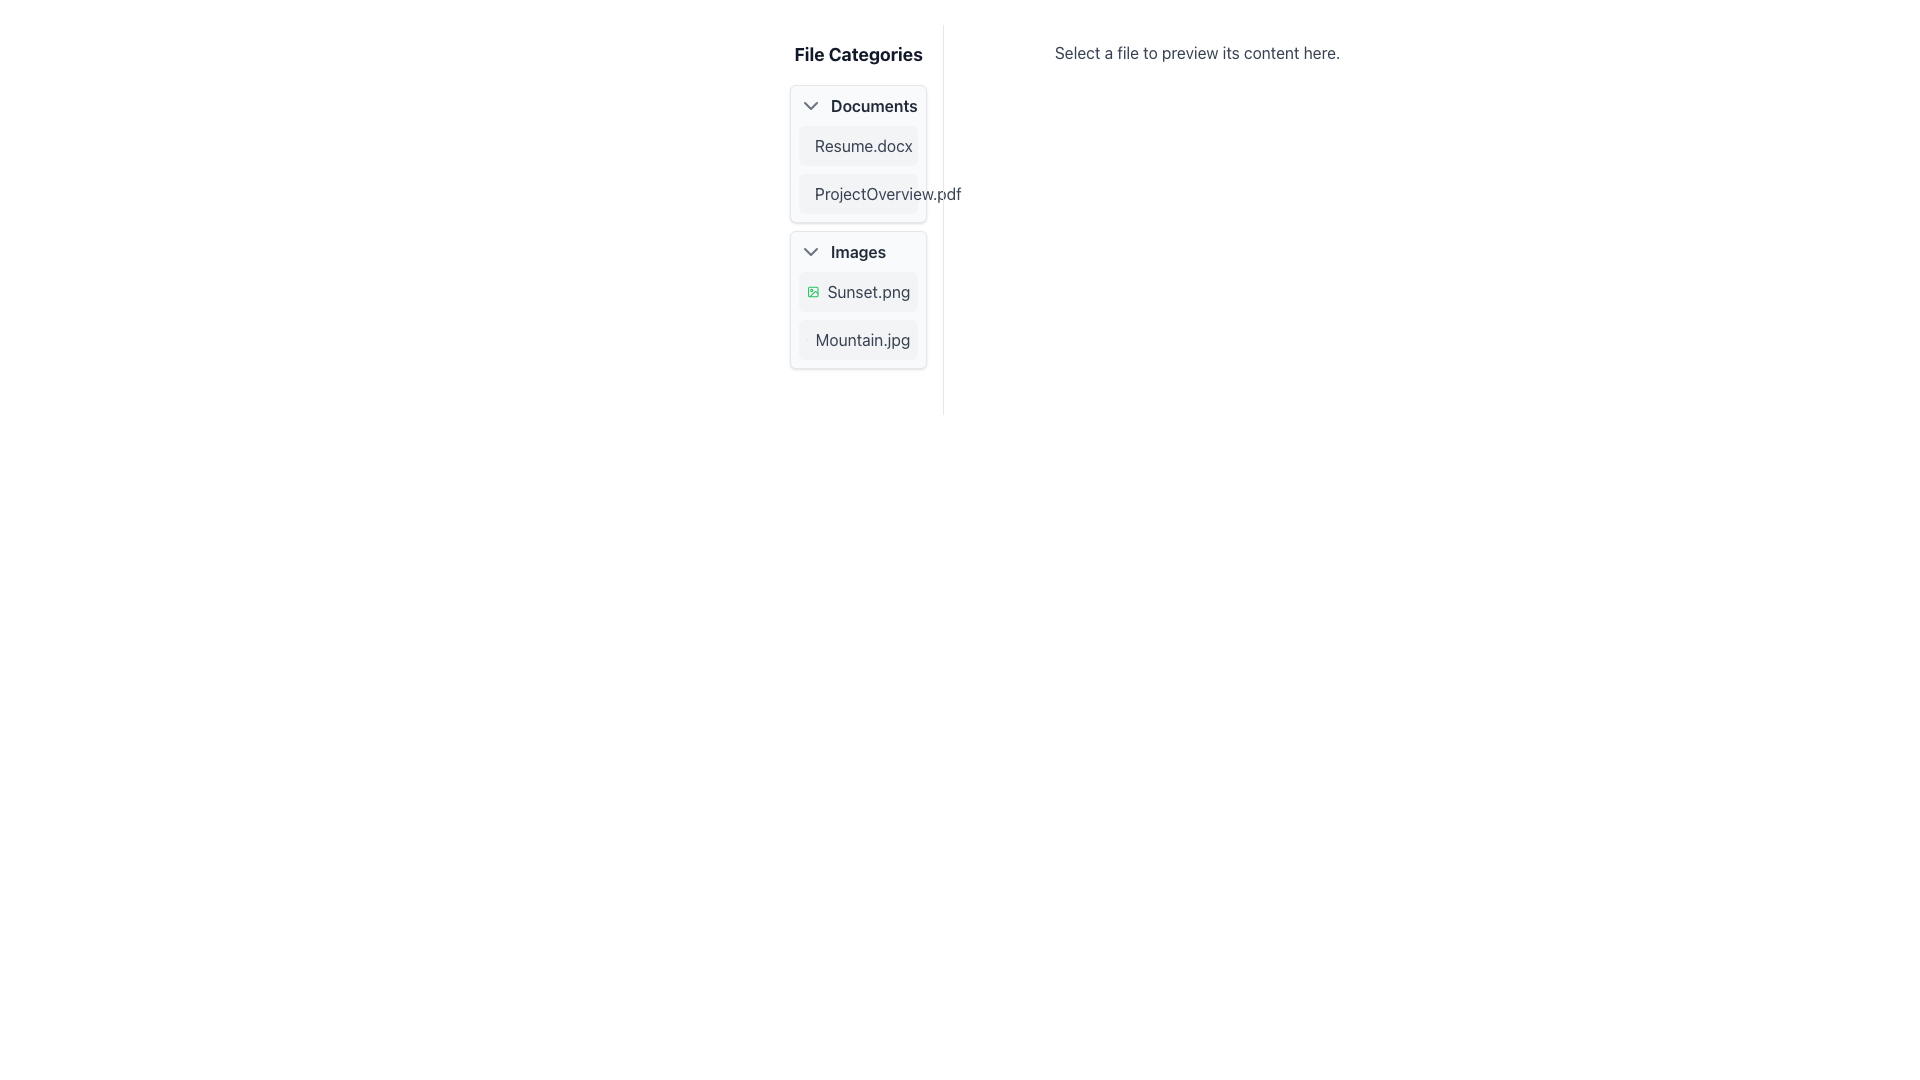 The image size is (1920, 1080). Describe the element at coordinates (858, 292) in the screenshot. I see `the List item labeled 'Sunset.png' which features a green image icon and a dark gray text label` at that location.